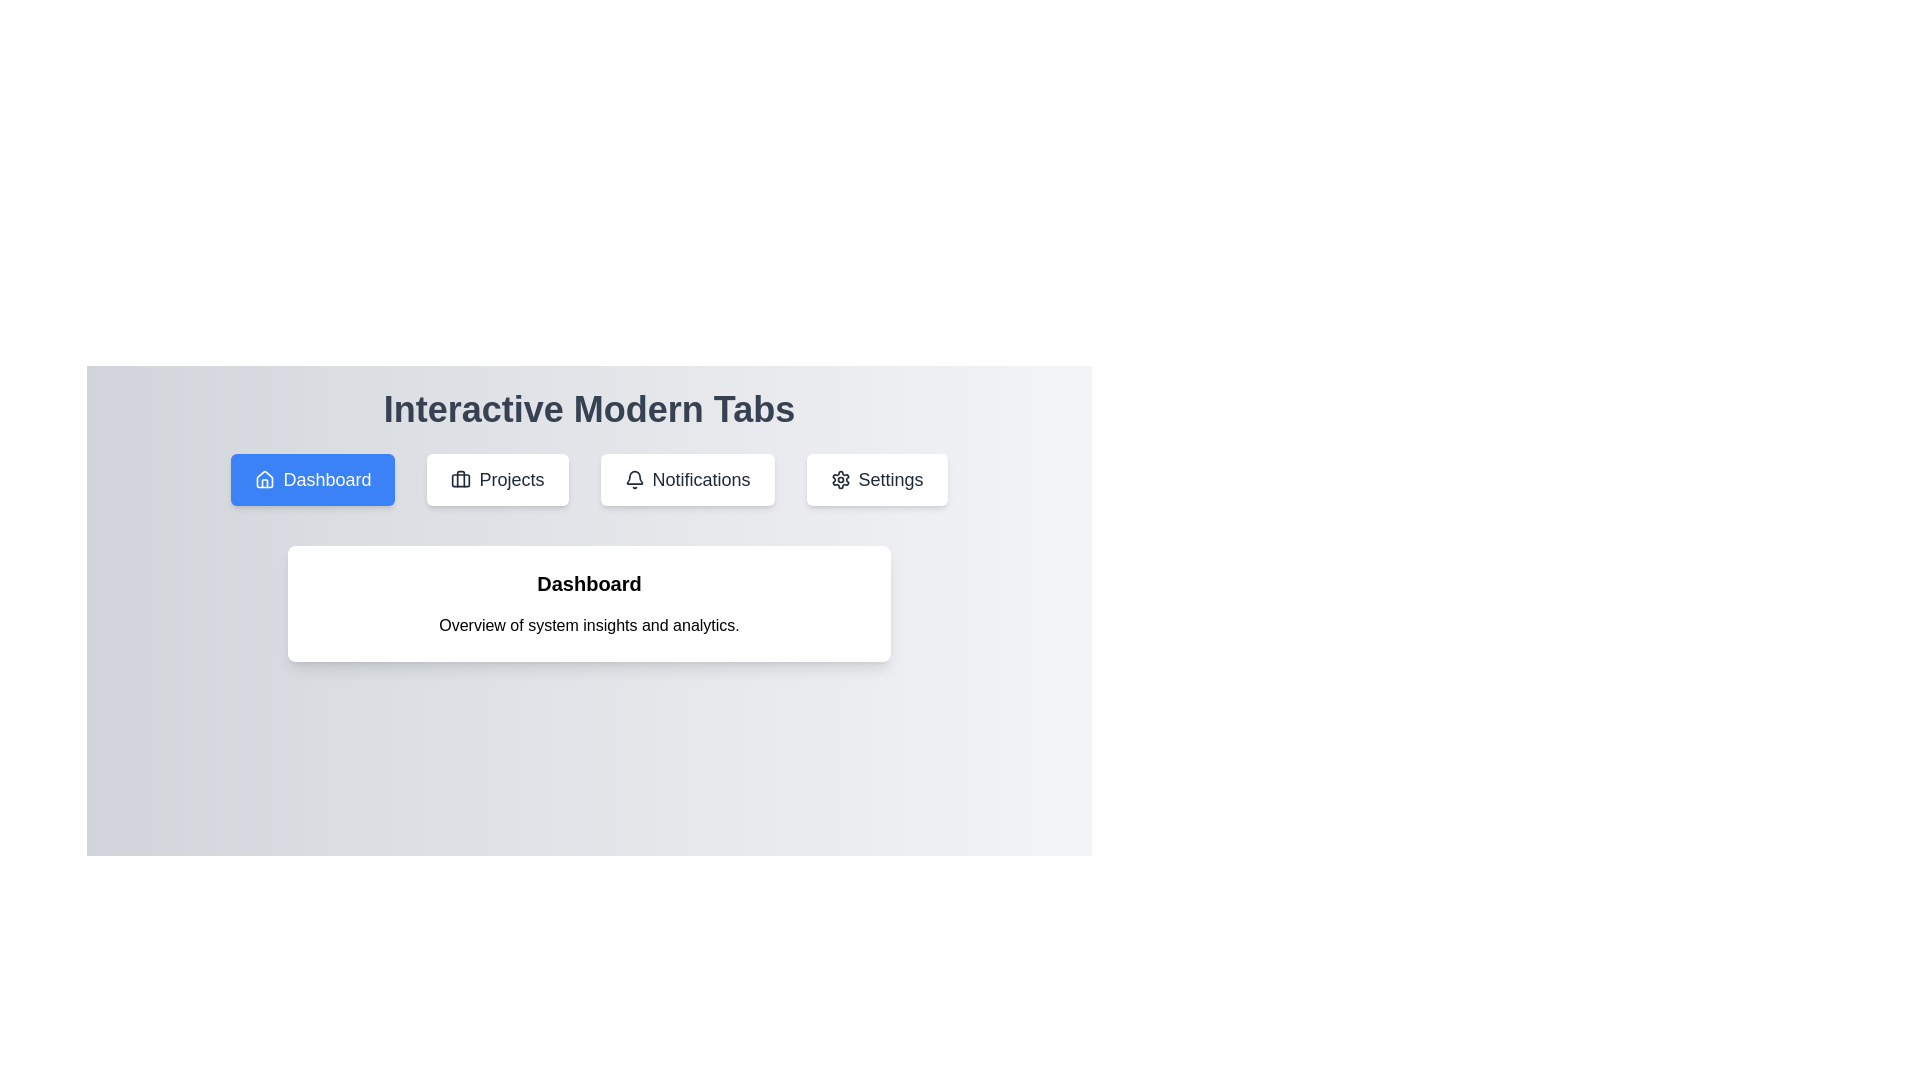 The height and width of the screenshot is (1080, 1920). Describe the element at coordinates (877, 479) in the screenshot. I see `the Settings navigation button, which is the fourth button in a horizontal sequence of navigation buttons, to trigger hover effects` at that location.